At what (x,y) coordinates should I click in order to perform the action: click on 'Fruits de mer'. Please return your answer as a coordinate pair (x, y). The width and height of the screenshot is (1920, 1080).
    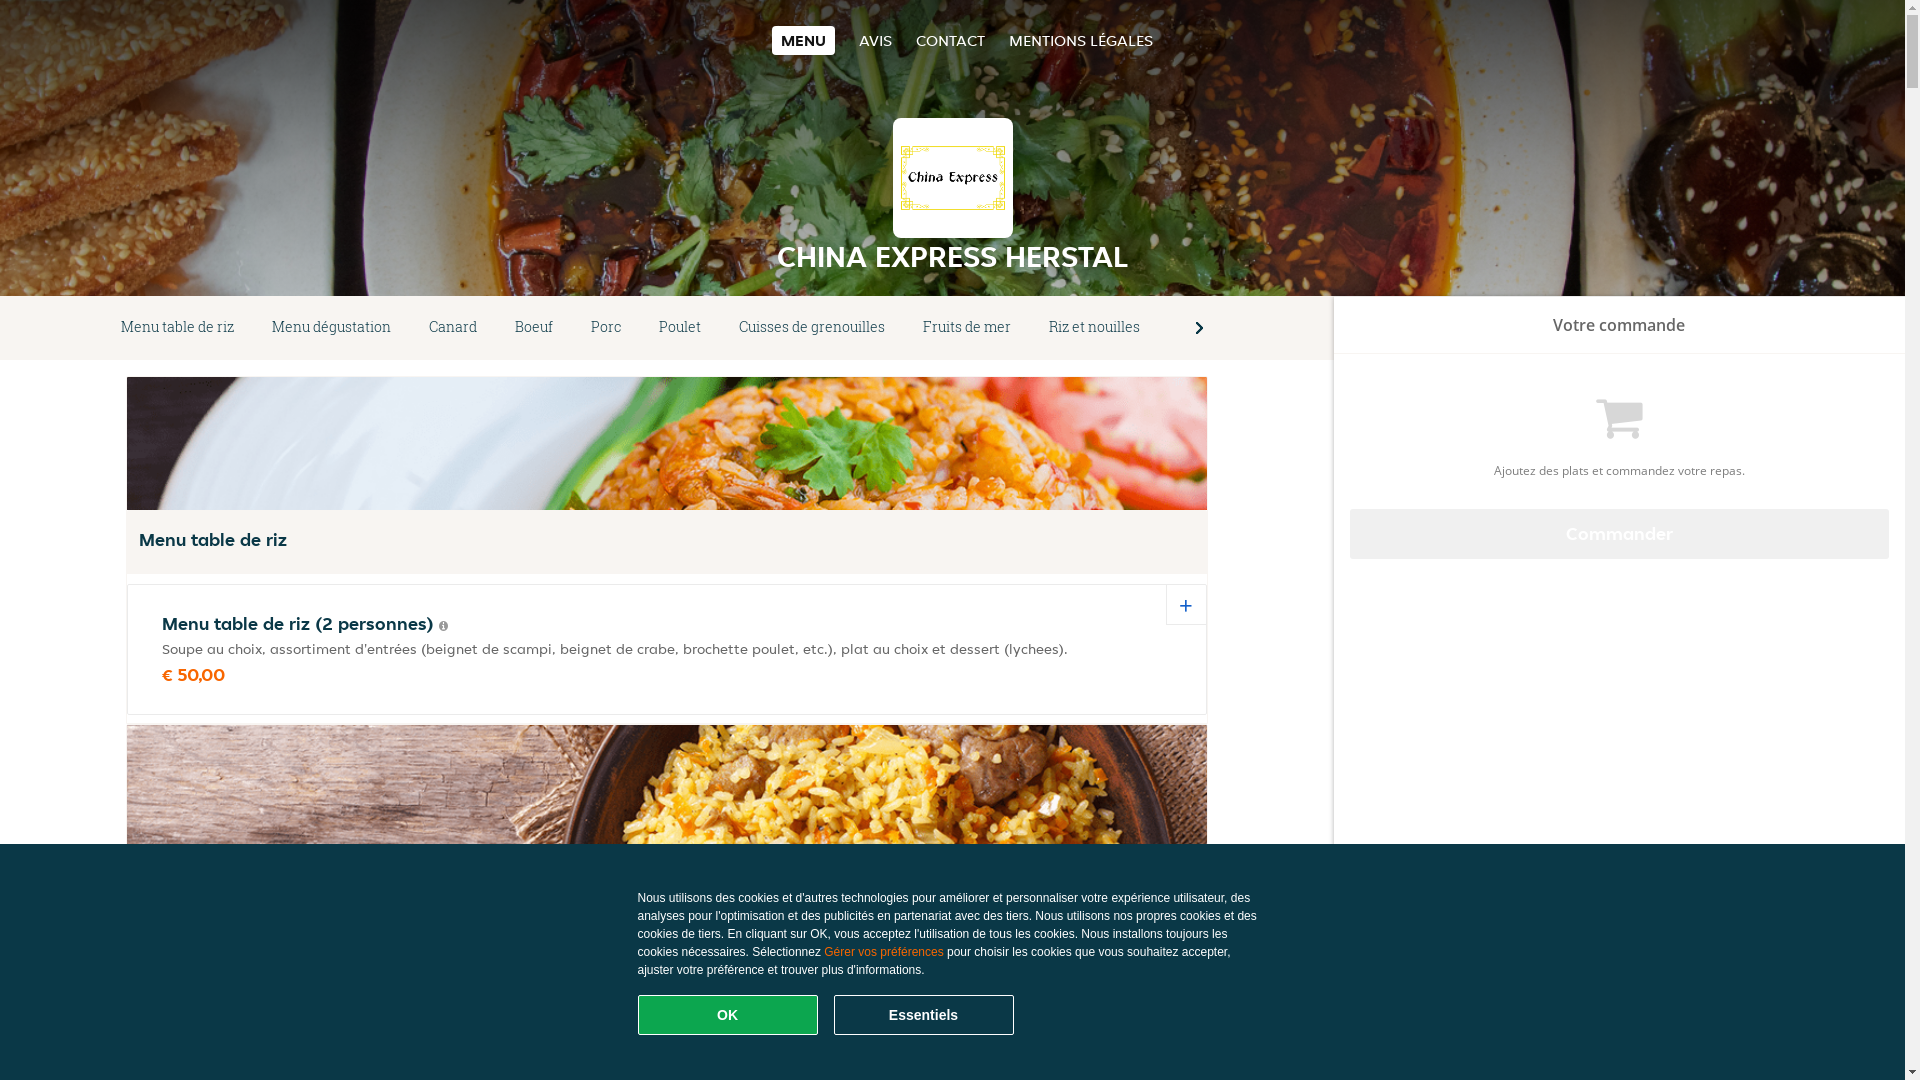
    Looking at the image, I should click on (966, 326).